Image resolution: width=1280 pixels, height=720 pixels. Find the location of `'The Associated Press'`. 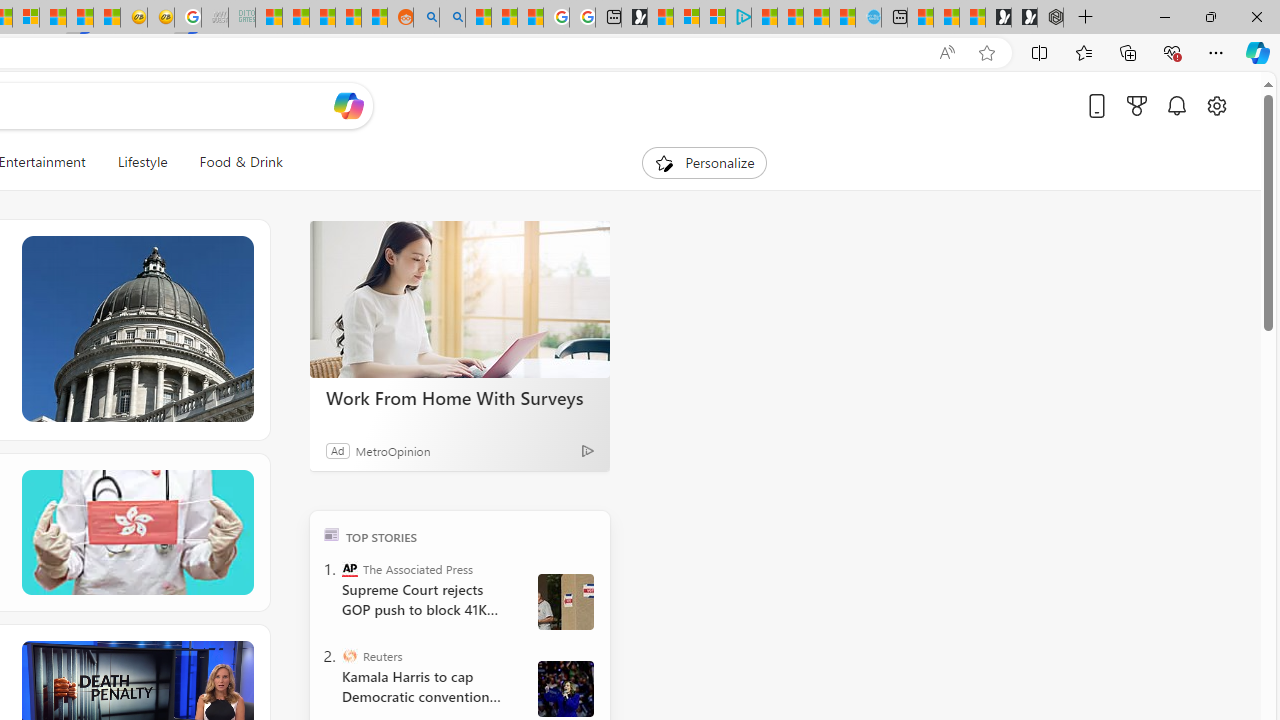

'The Associated Press' is located at coordinates (350, 568).